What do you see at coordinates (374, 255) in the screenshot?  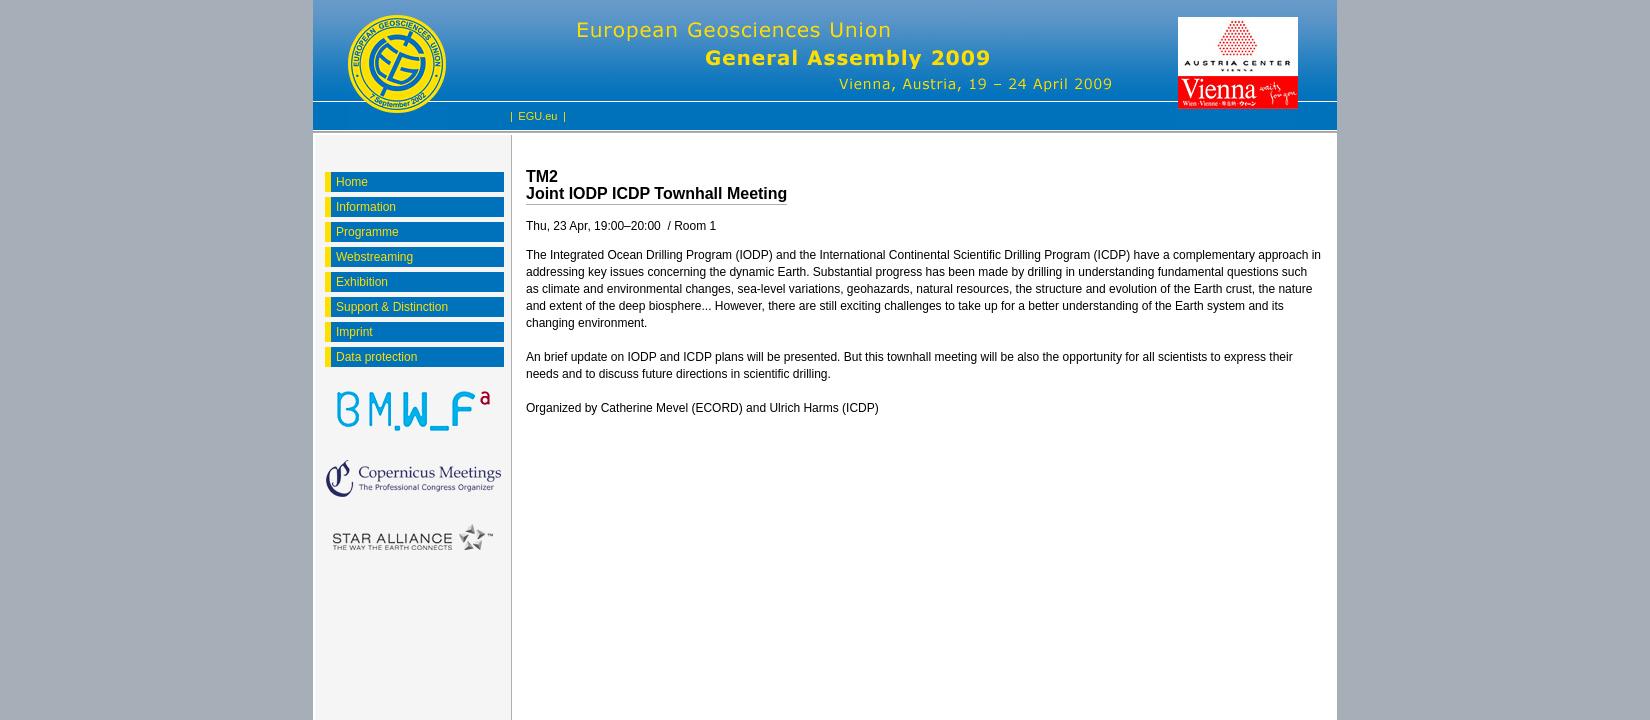 I see `'Webstreaming'` at bounding box center [374, 255].